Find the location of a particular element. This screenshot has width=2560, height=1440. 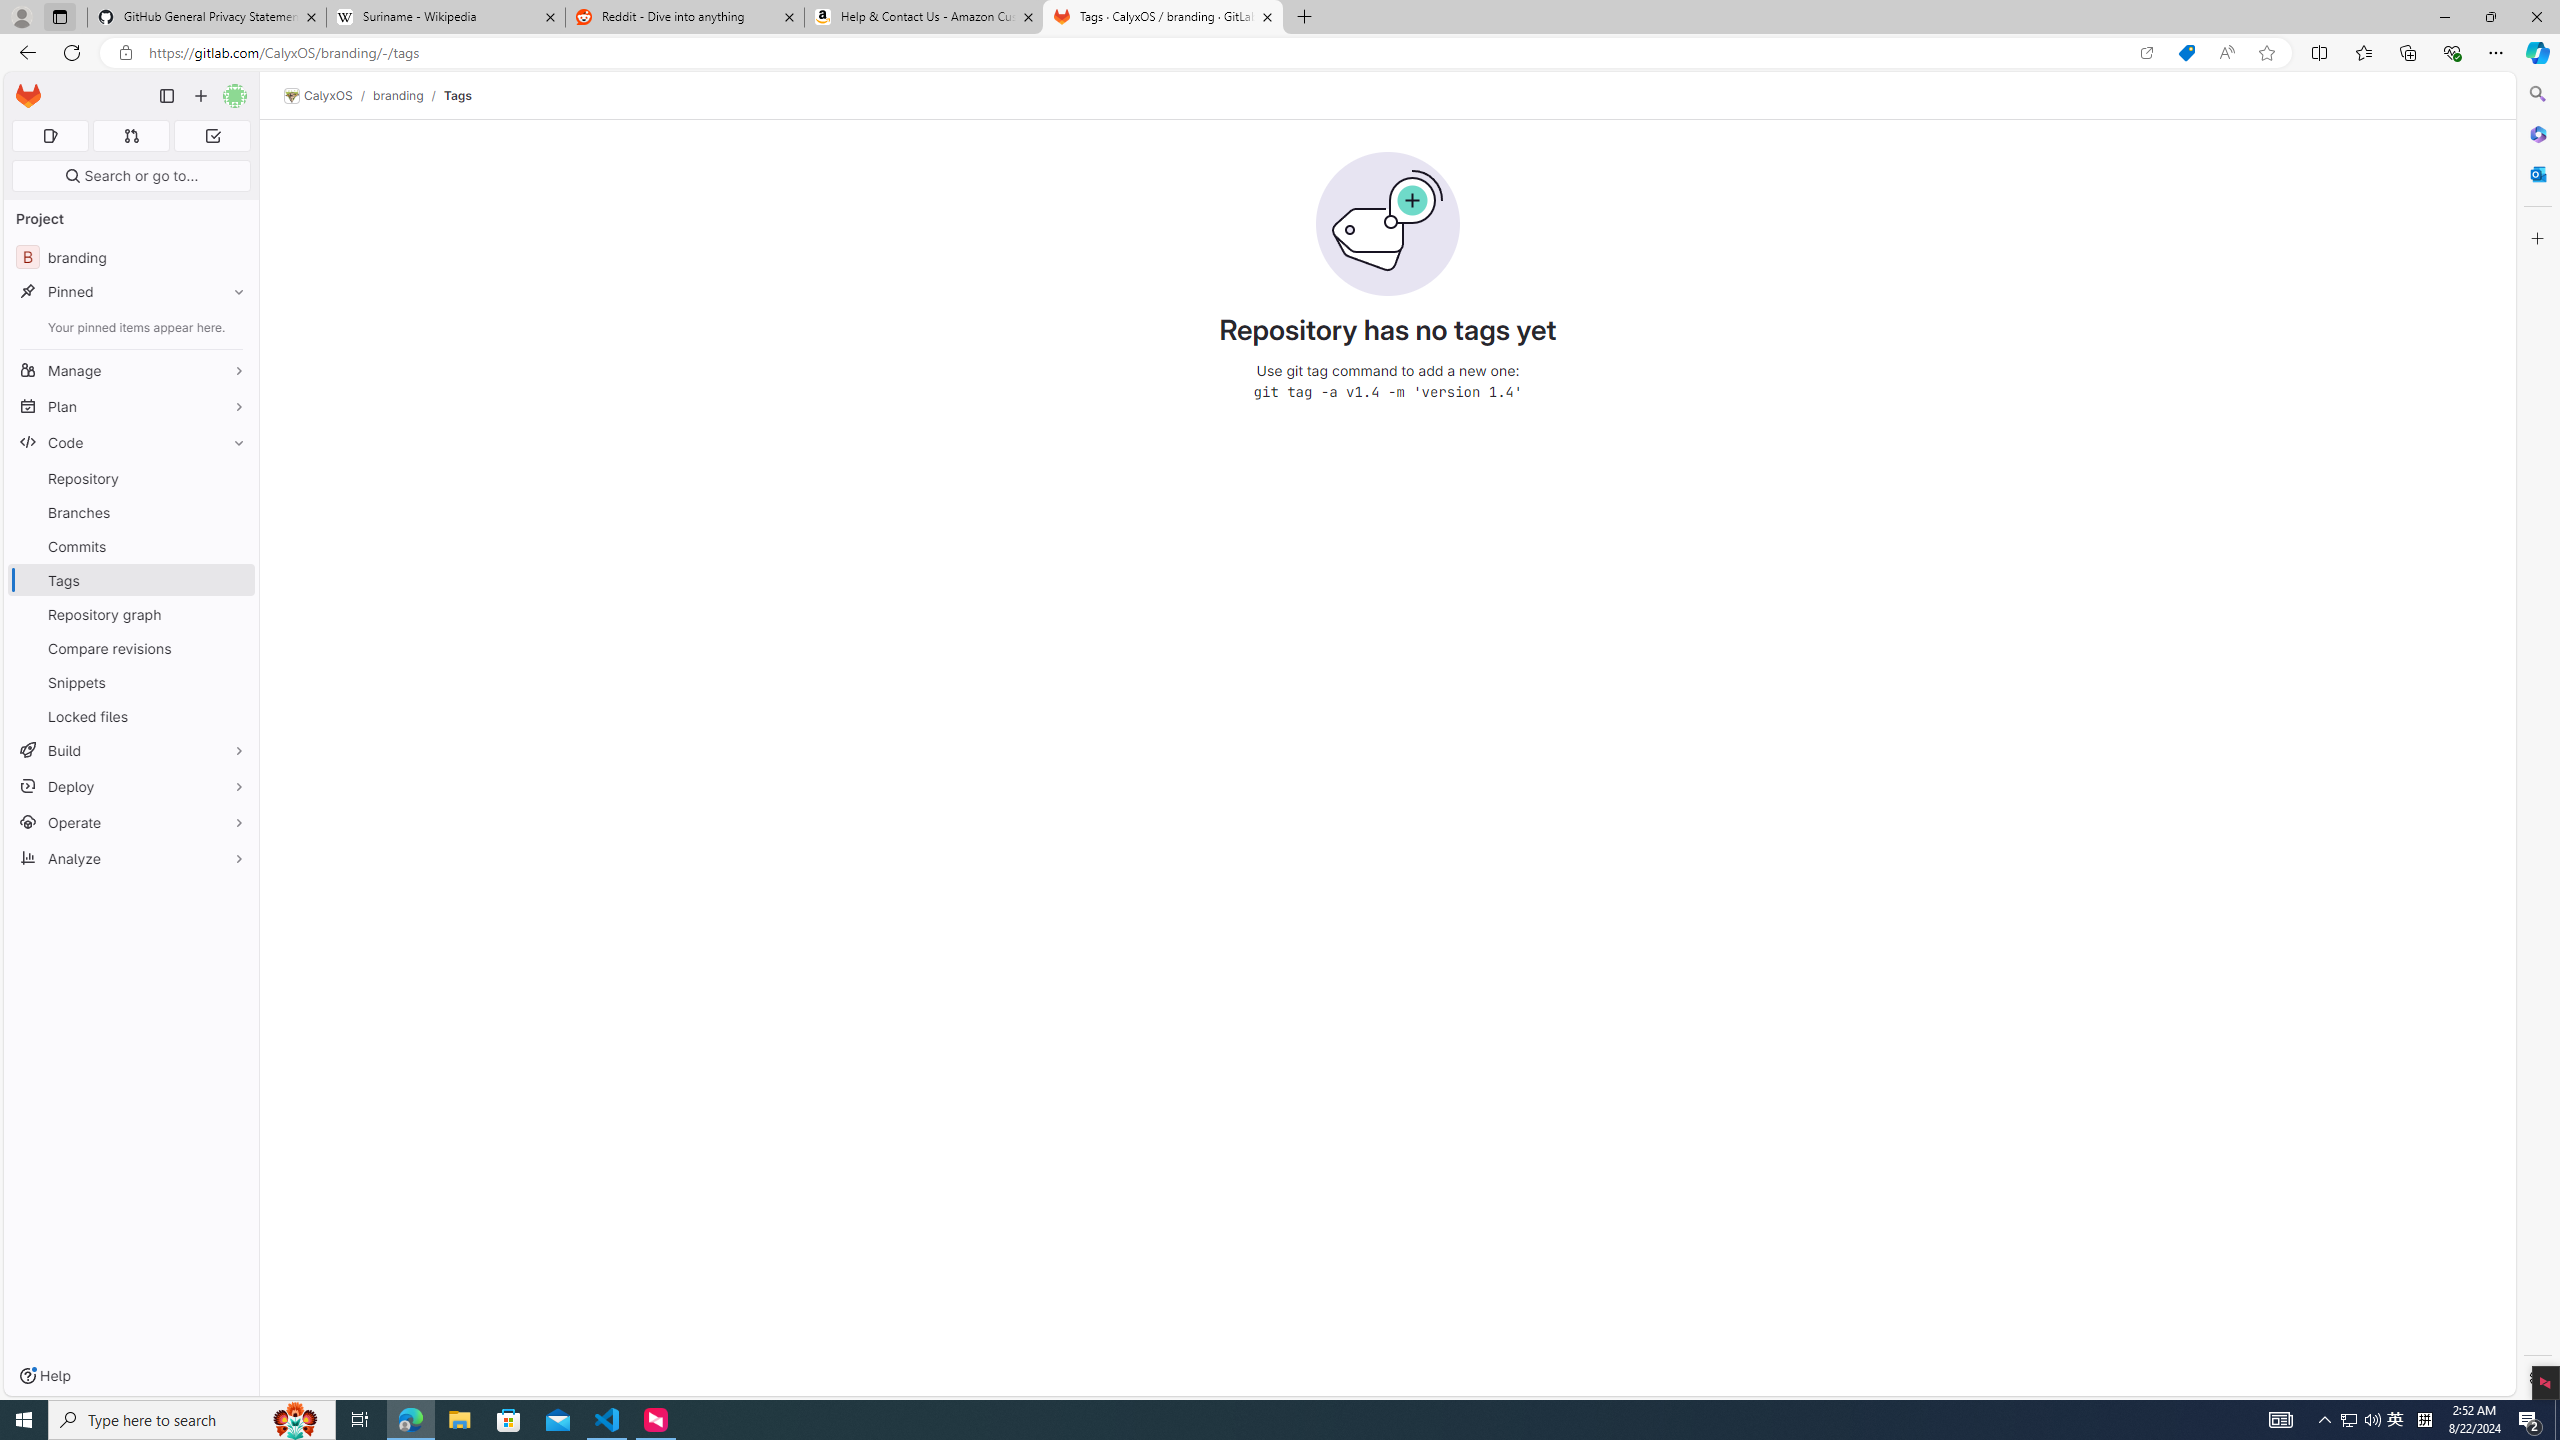

'CalyxOS' is located at coordinates (317, 95).